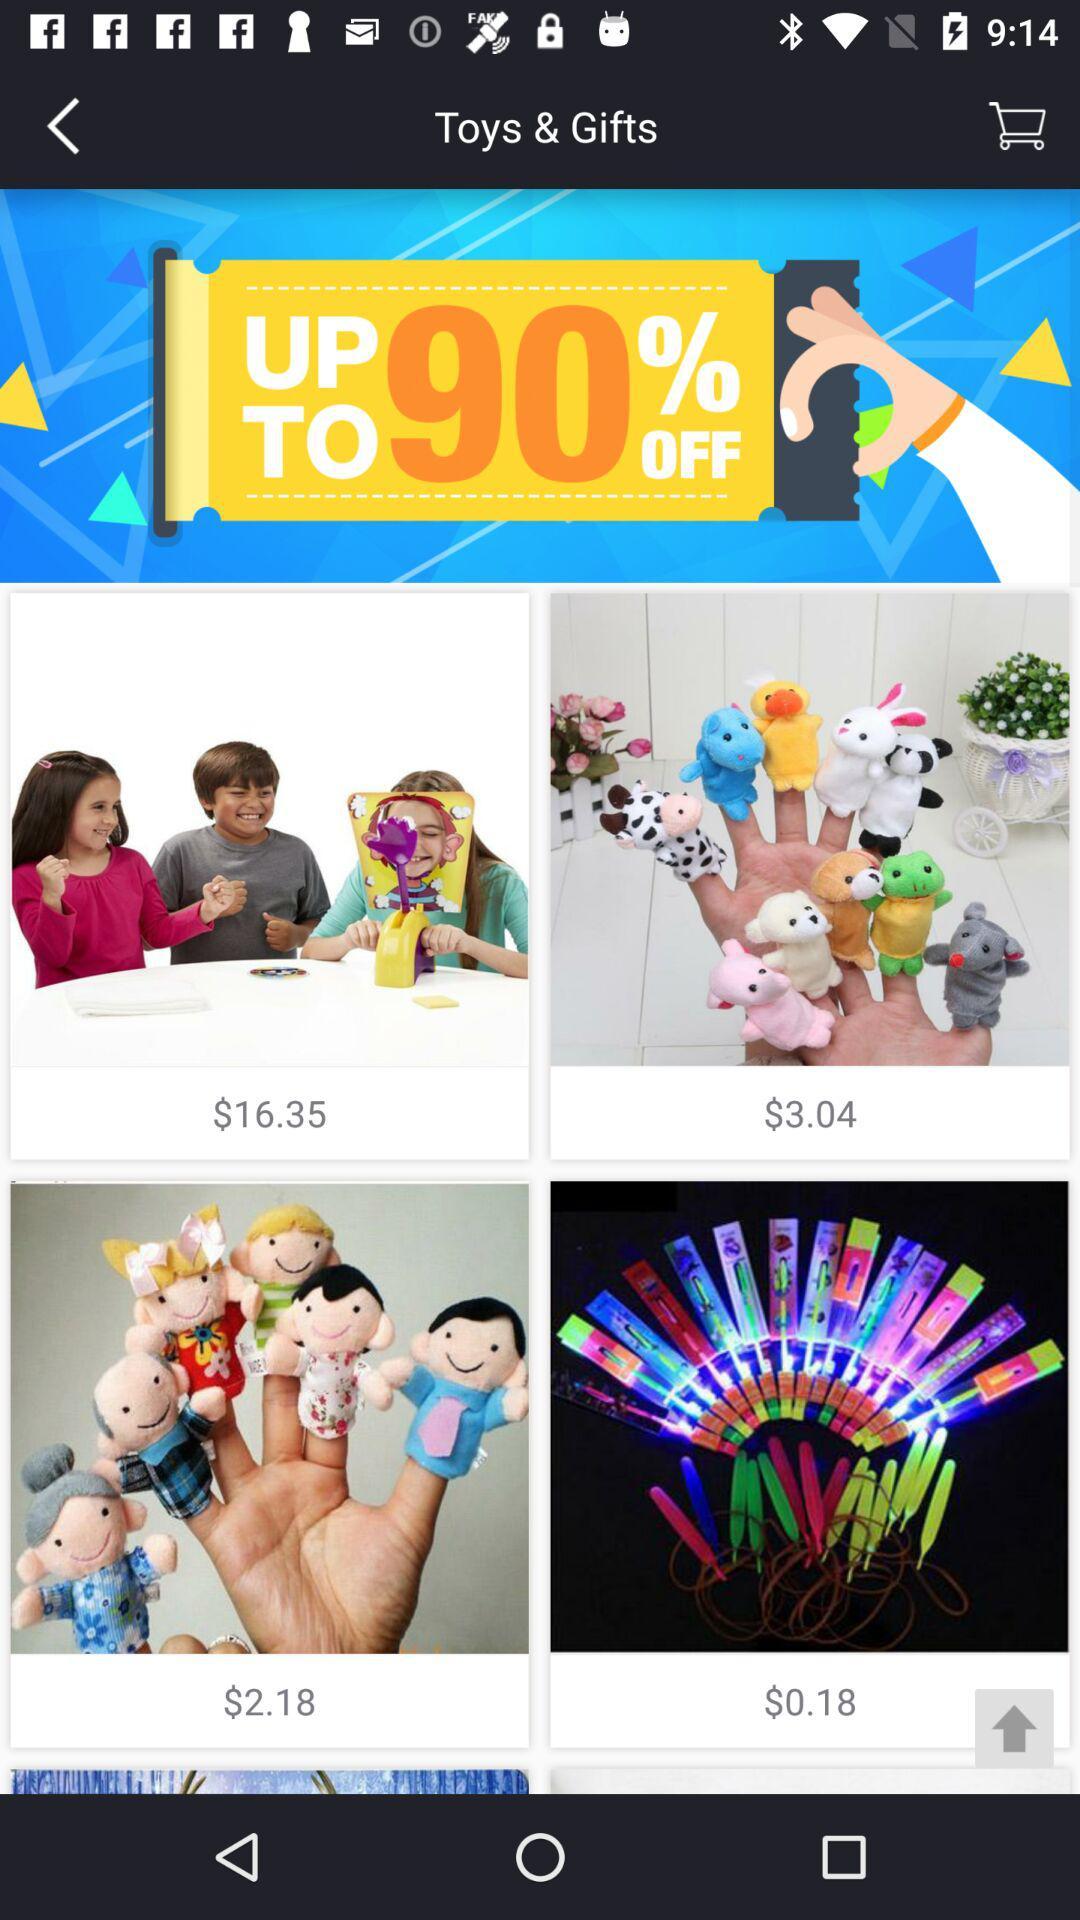 This screenshot has height=1920, width=1080. Describe the element at coordinates (1017, 124) in the screenshot. I see `cart` at that location.